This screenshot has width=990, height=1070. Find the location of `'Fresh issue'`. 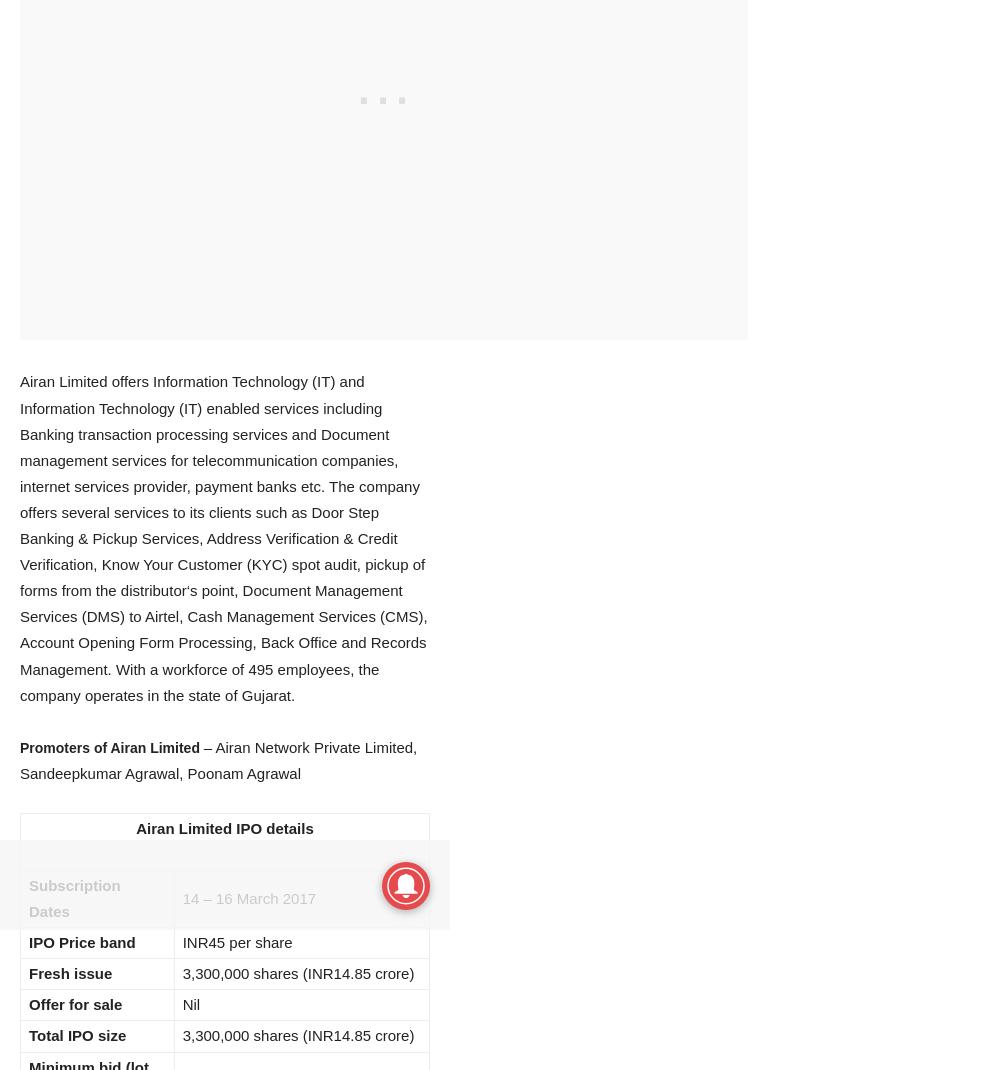

'Fresh issue' is located at coordinates (70, 972).